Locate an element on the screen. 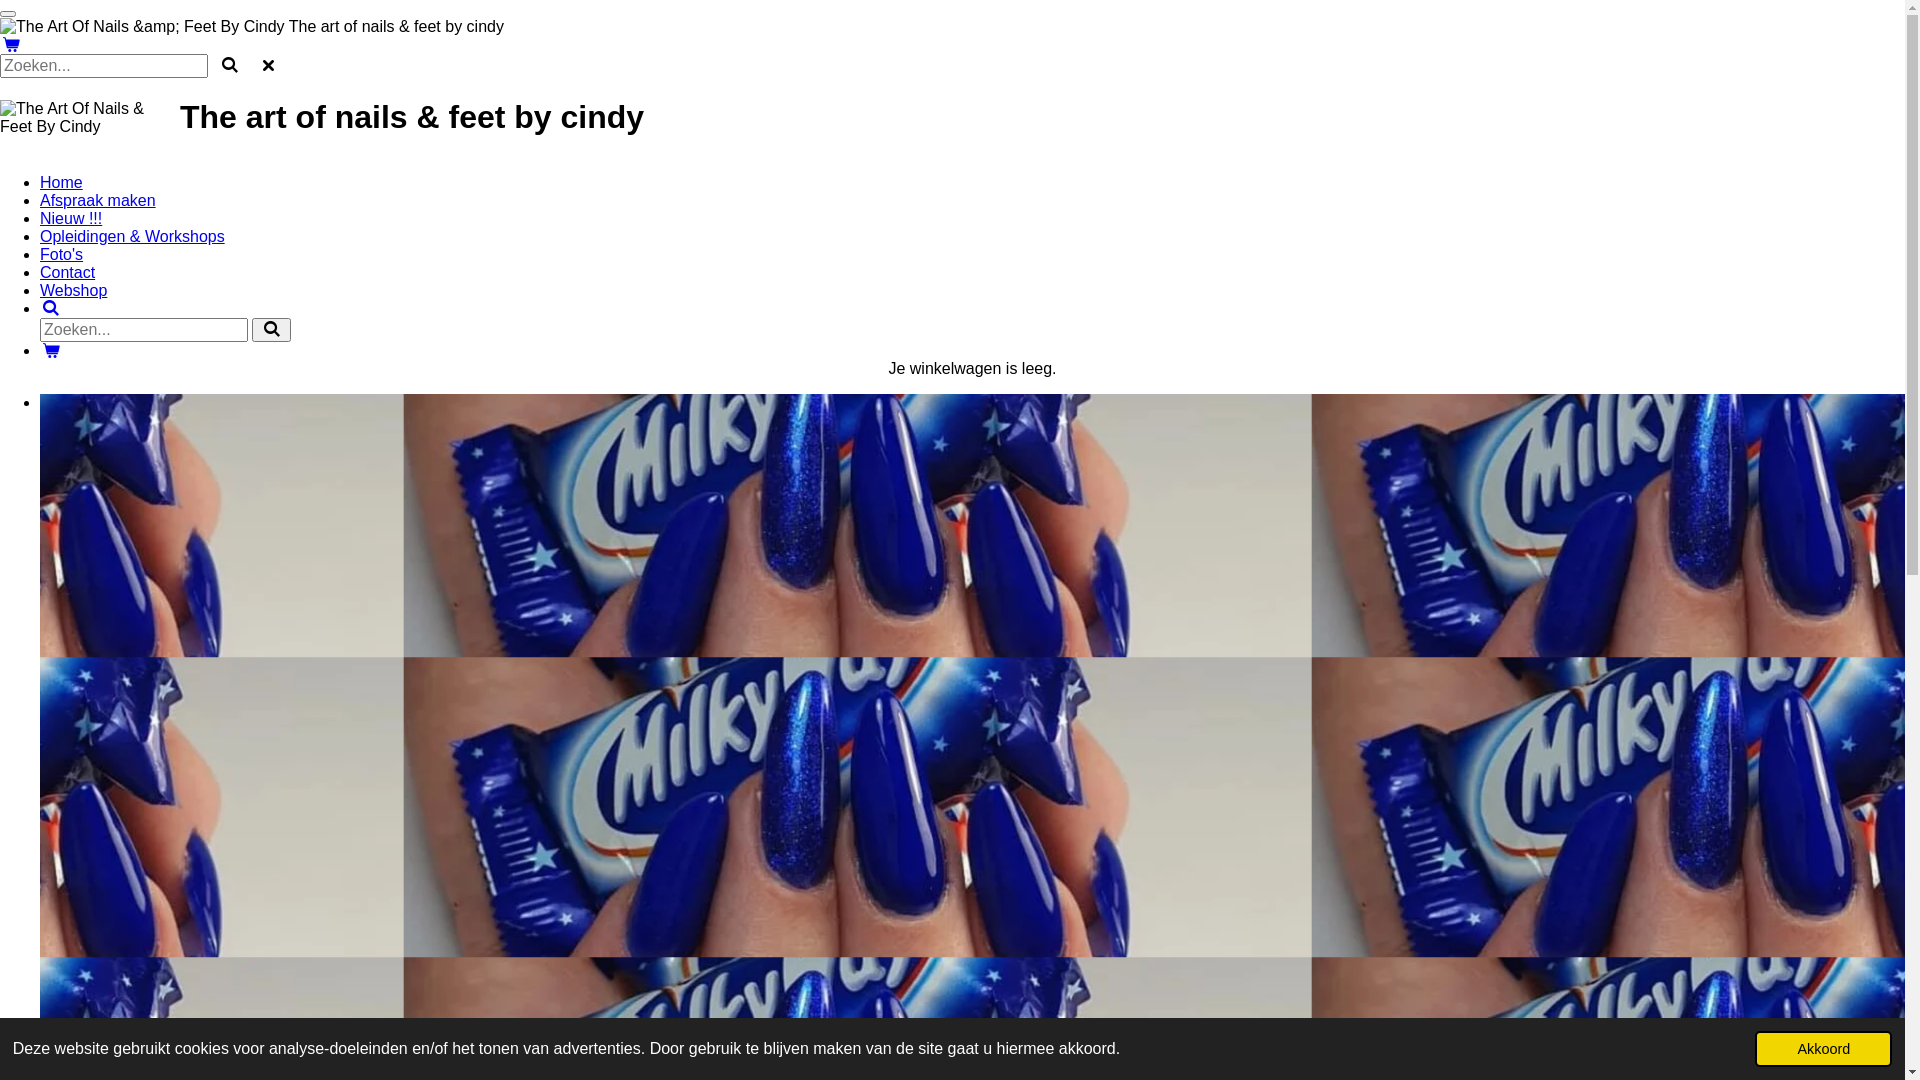 The image size is (1920, 1080). 'Webshop' is located at coordinates (73, 290).